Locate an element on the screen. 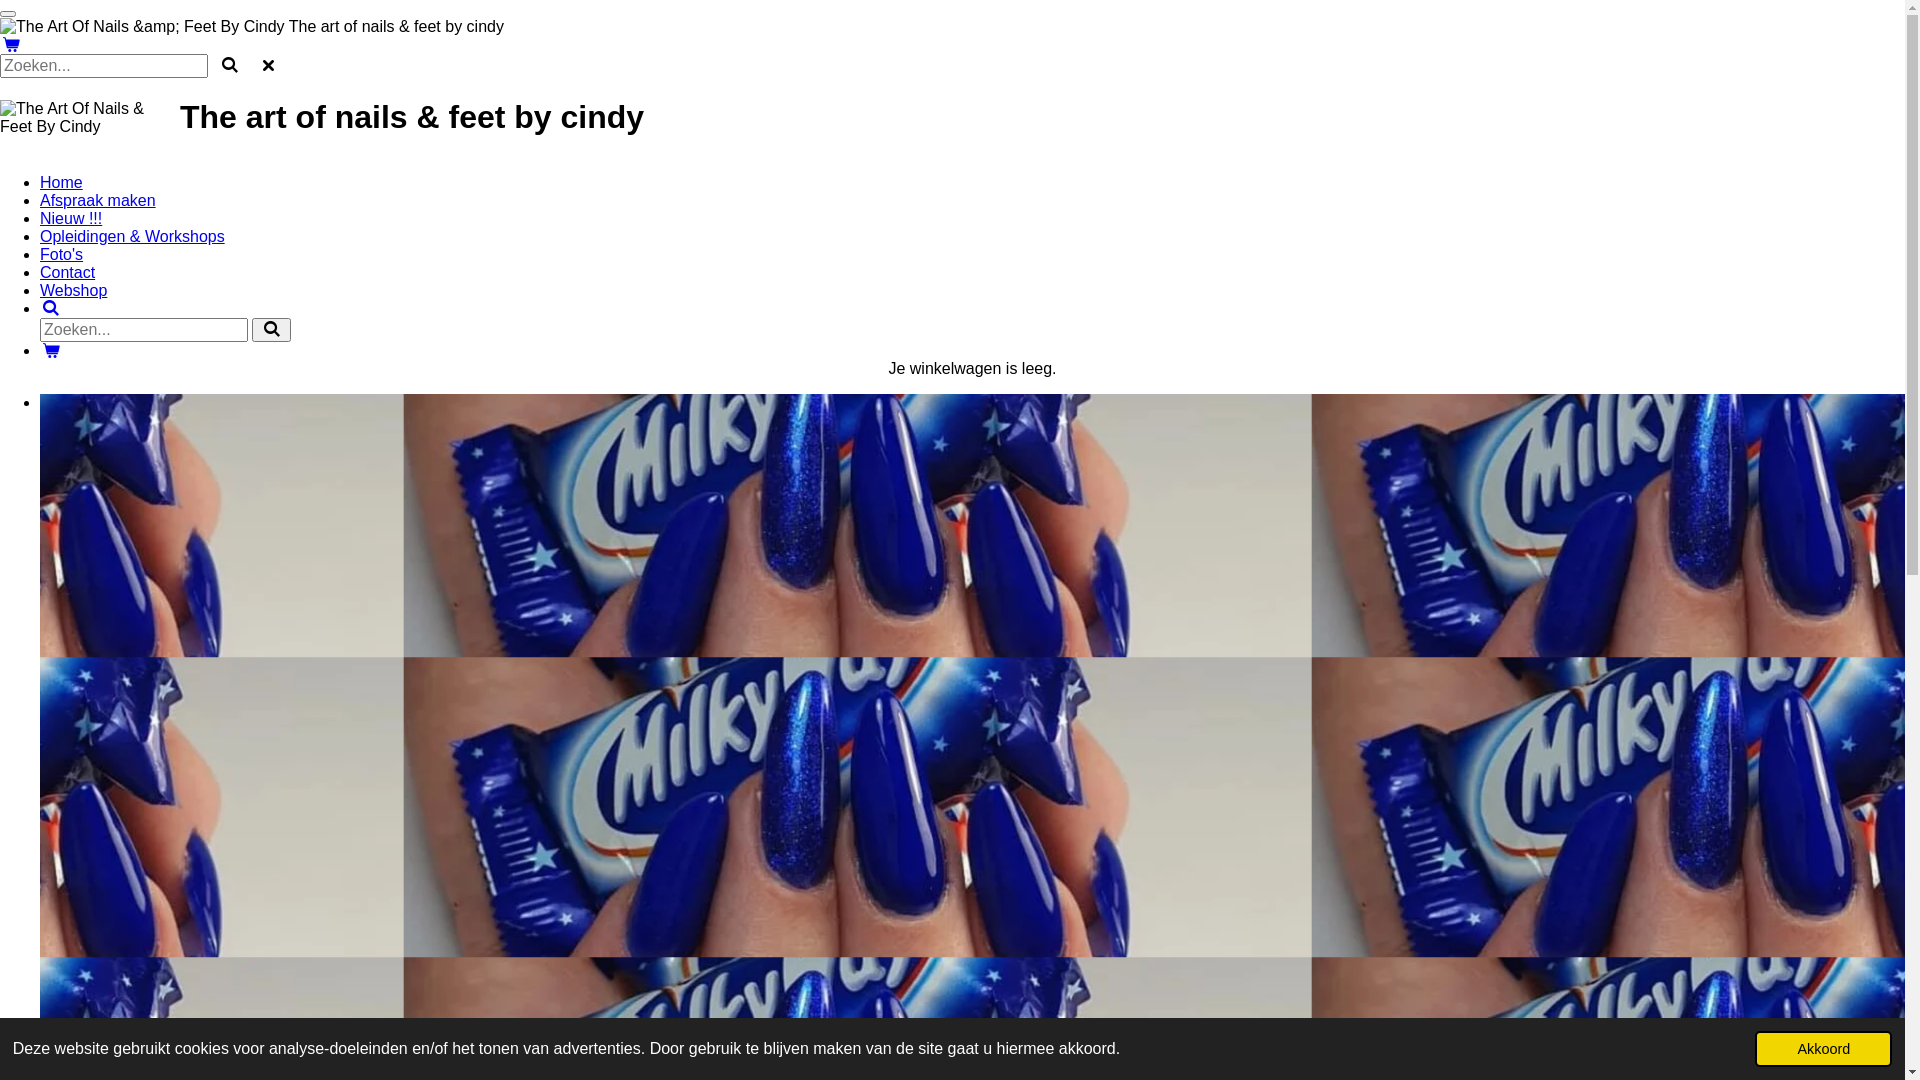 The image size is (1920, 1080). 'Webshop' is located at coordinates (73, 290).